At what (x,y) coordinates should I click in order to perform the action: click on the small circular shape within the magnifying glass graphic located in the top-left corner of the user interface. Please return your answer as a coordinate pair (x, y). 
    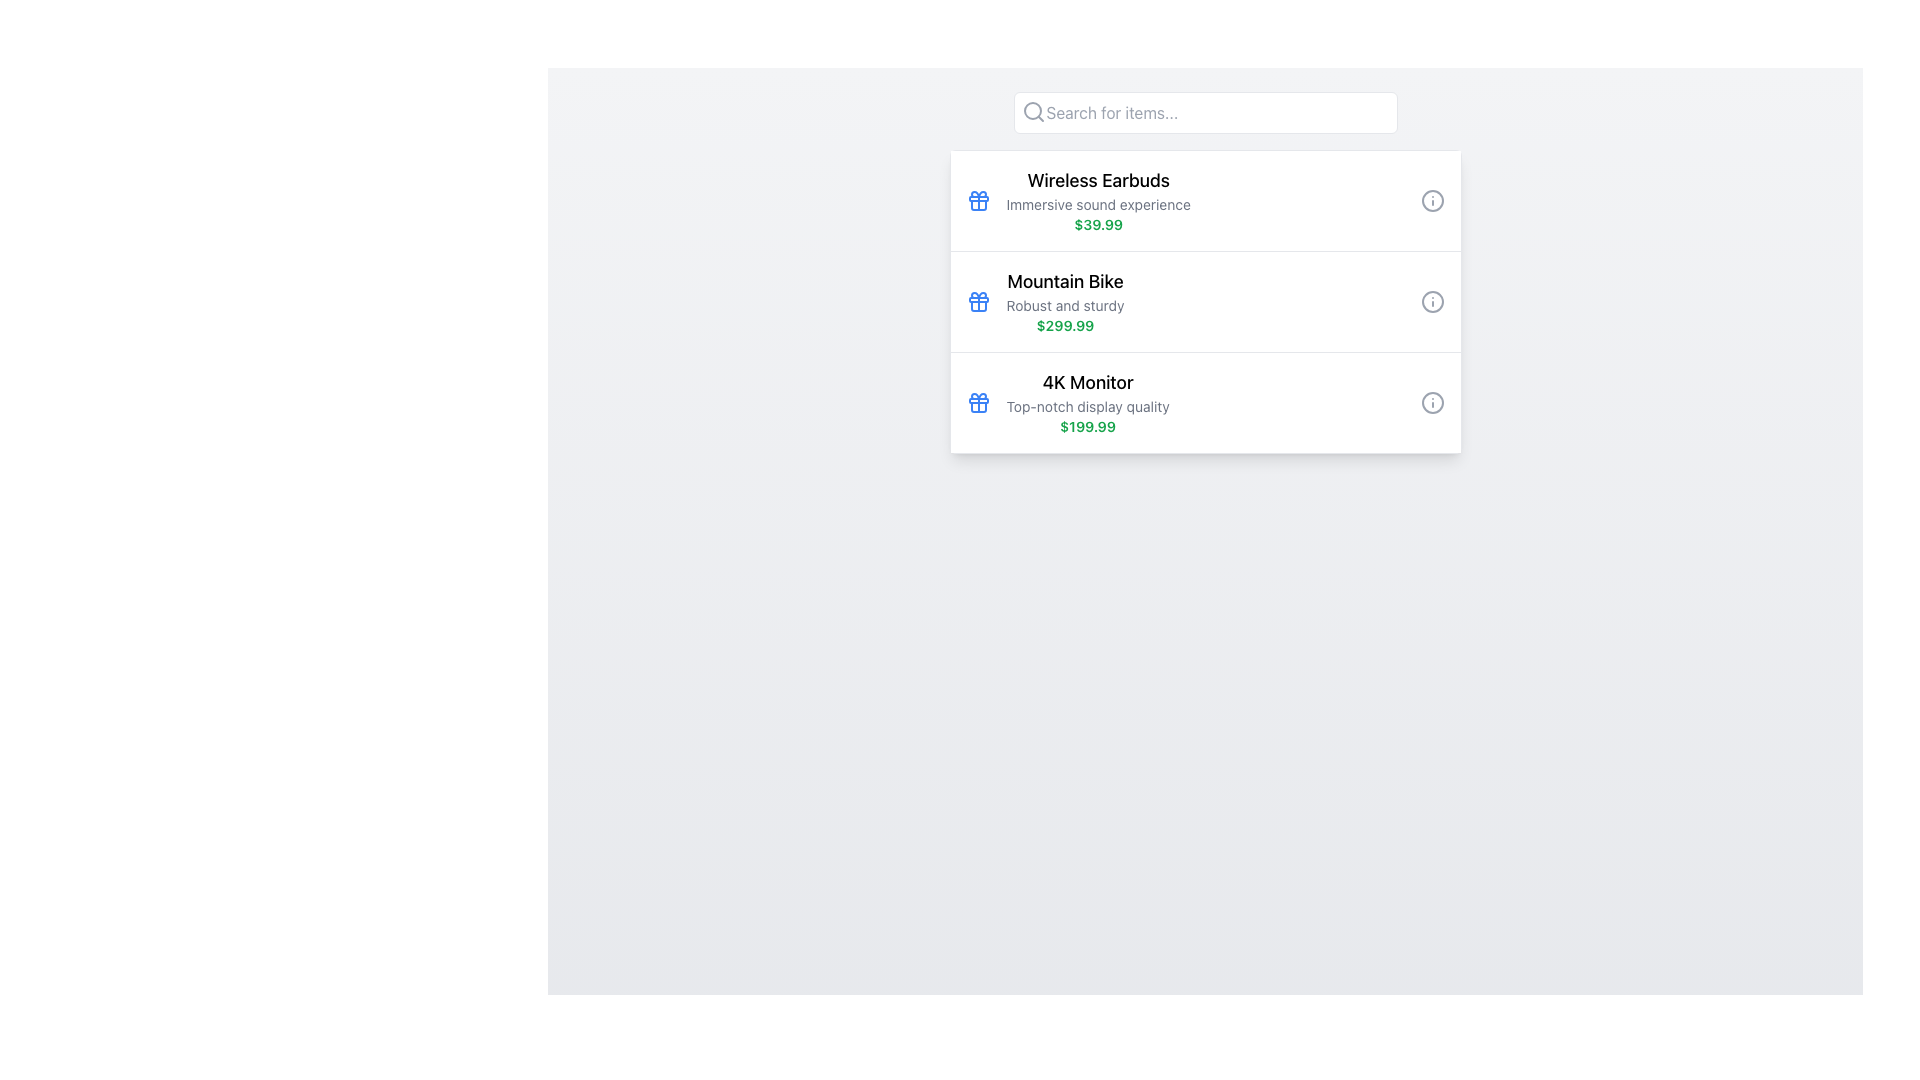
    Looking at the image, I should click on (1032, 111).